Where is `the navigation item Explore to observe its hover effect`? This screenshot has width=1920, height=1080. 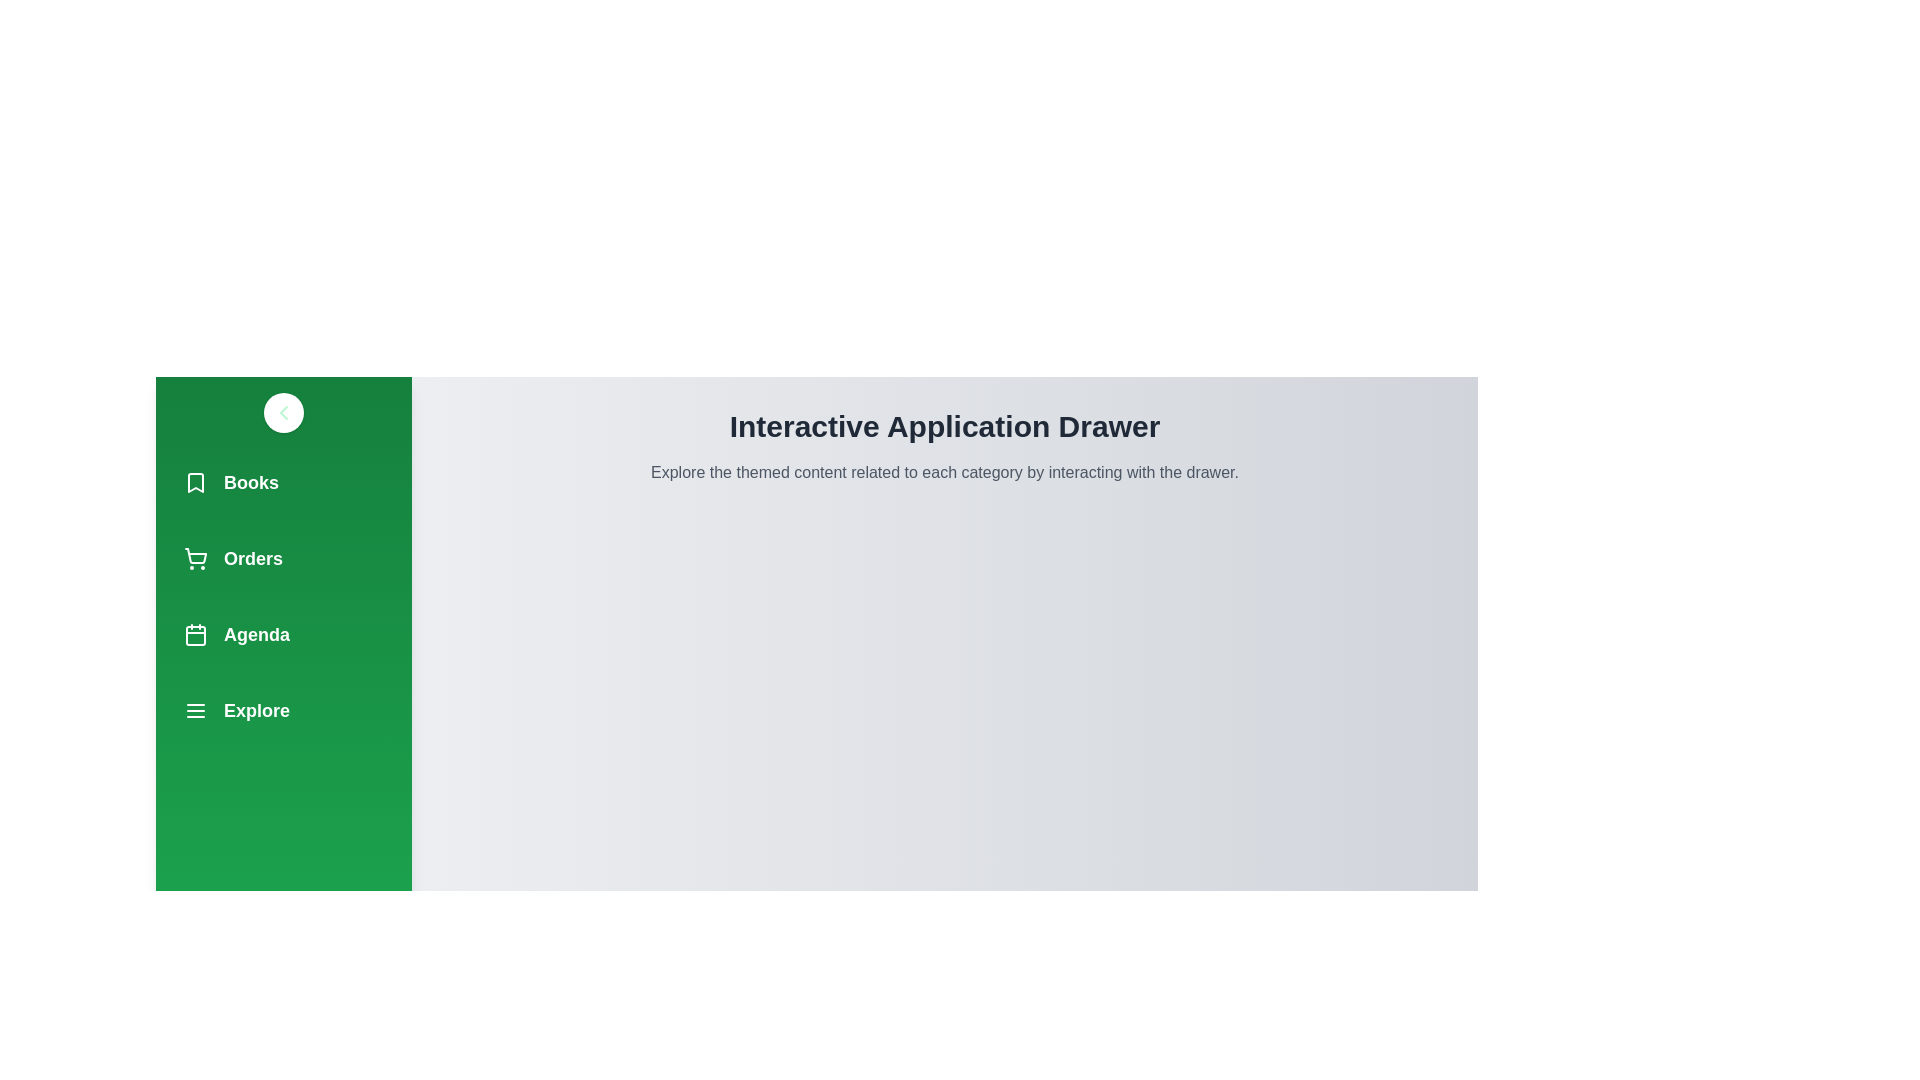 the navigation item Explore to observe its hover effect is located at coordinates (282, 709).